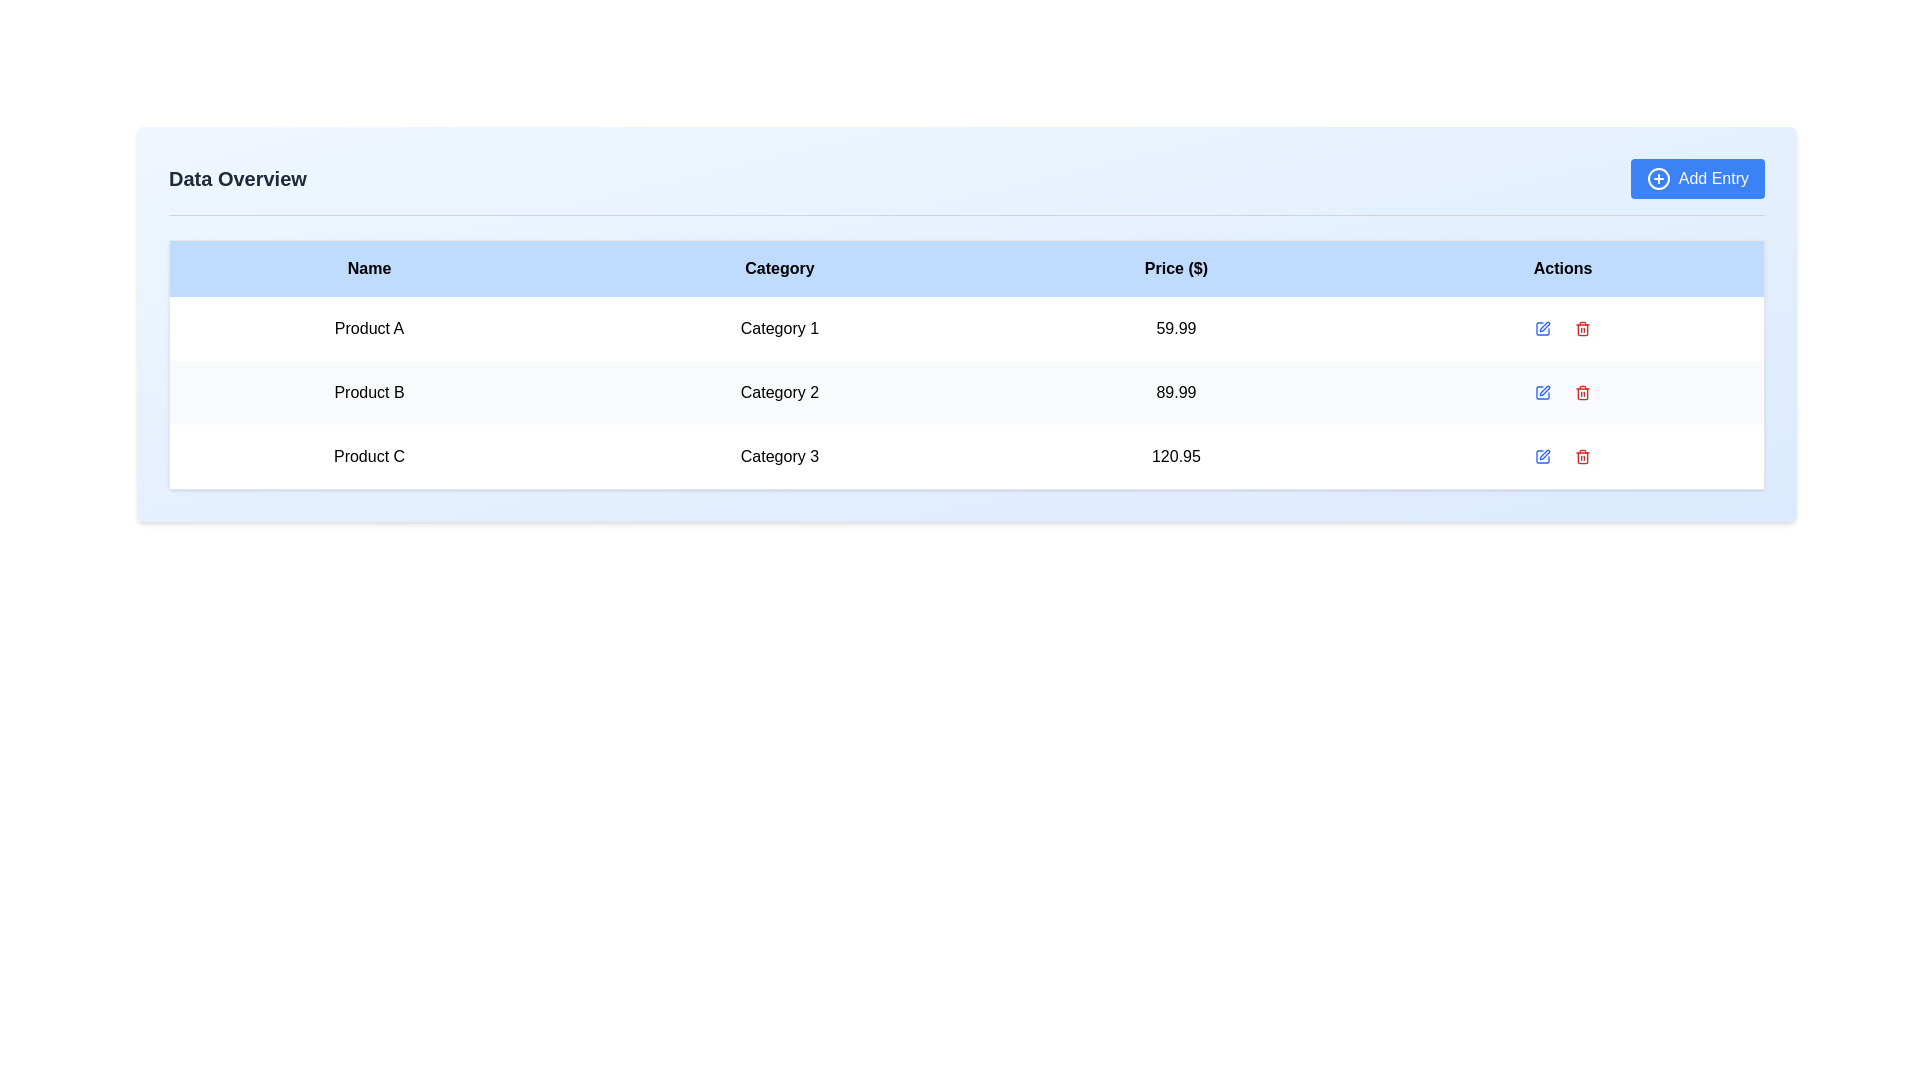 The image size is (1920, 1080). What do you see at coordinates (1541, 456) in the screenshot?
I see `the edit button located in the third row of the data table, inside the 'Actions' column, positioned to the left of the red-colored trash bin icon to initiate editing` at bounding box center [1541, 456].